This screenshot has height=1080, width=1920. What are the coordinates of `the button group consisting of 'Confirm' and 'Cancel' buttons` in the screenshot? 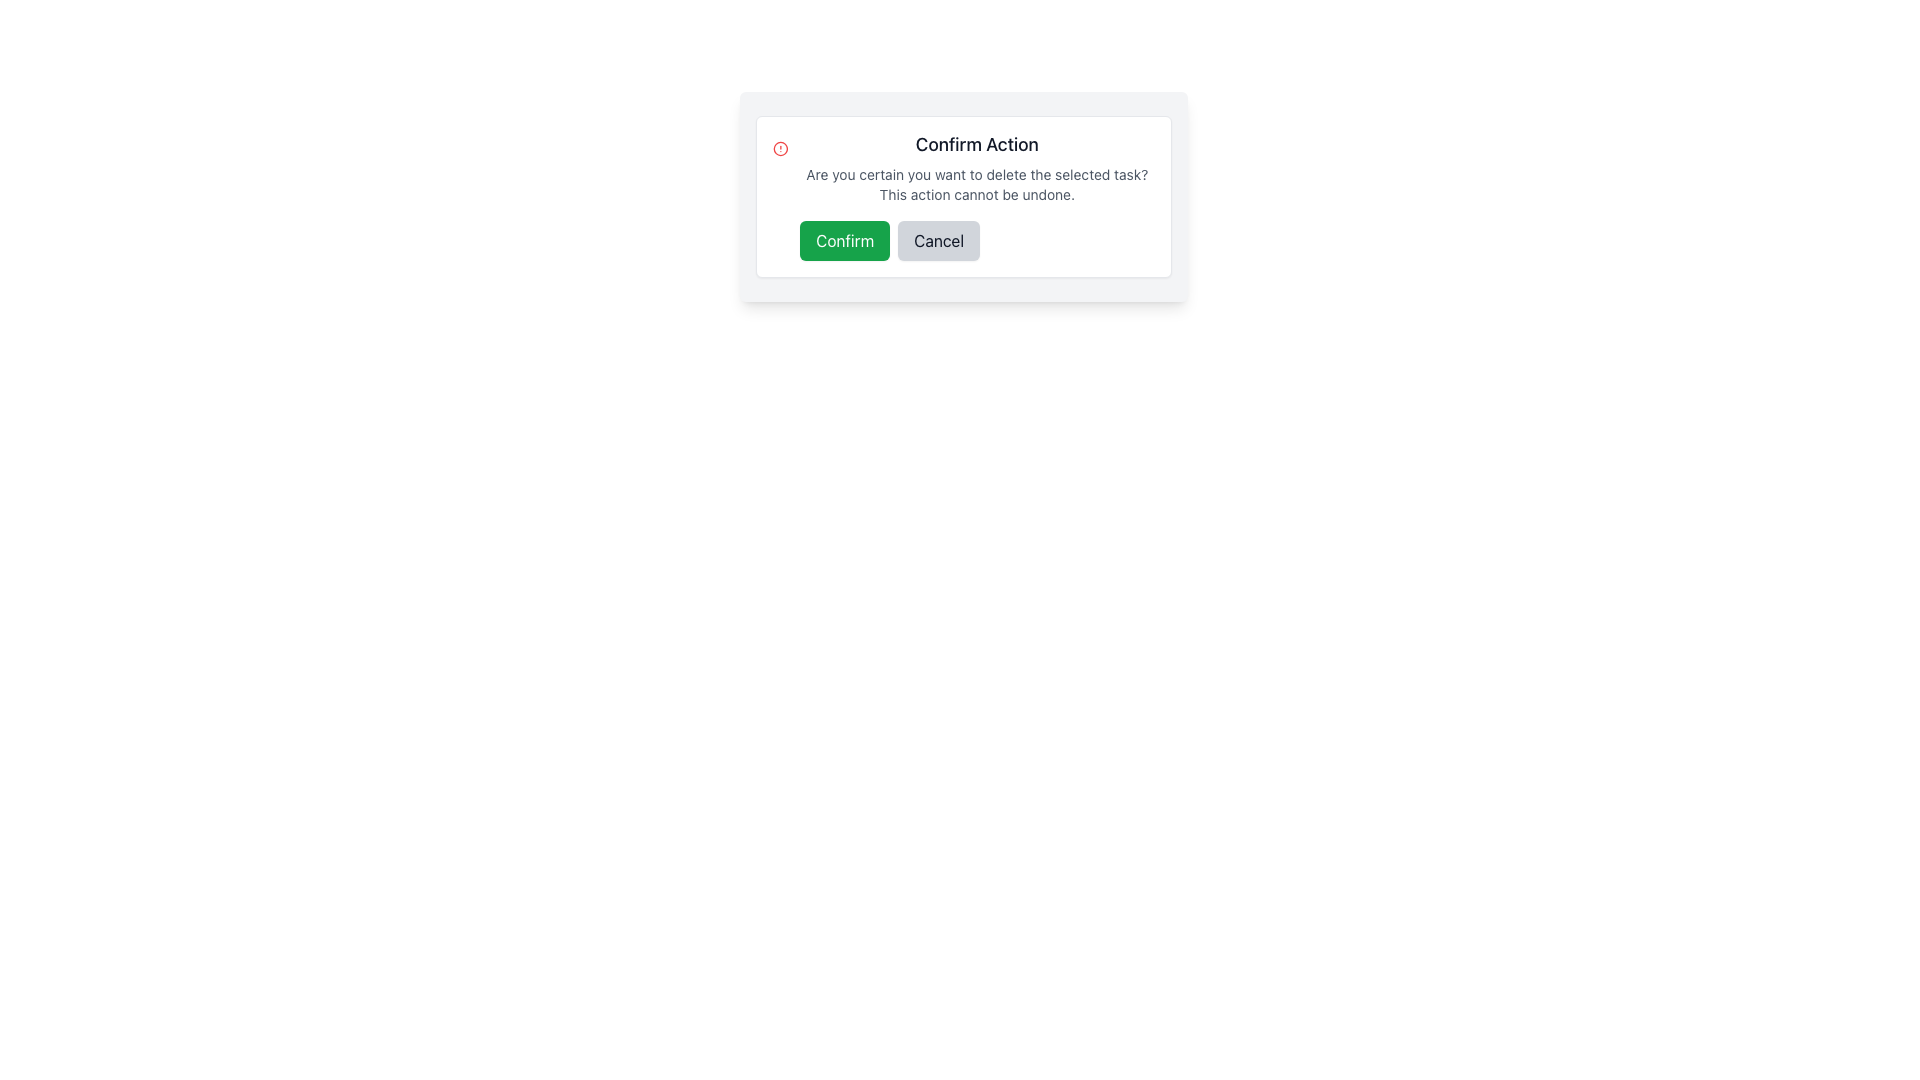 It's located at (977, 239).